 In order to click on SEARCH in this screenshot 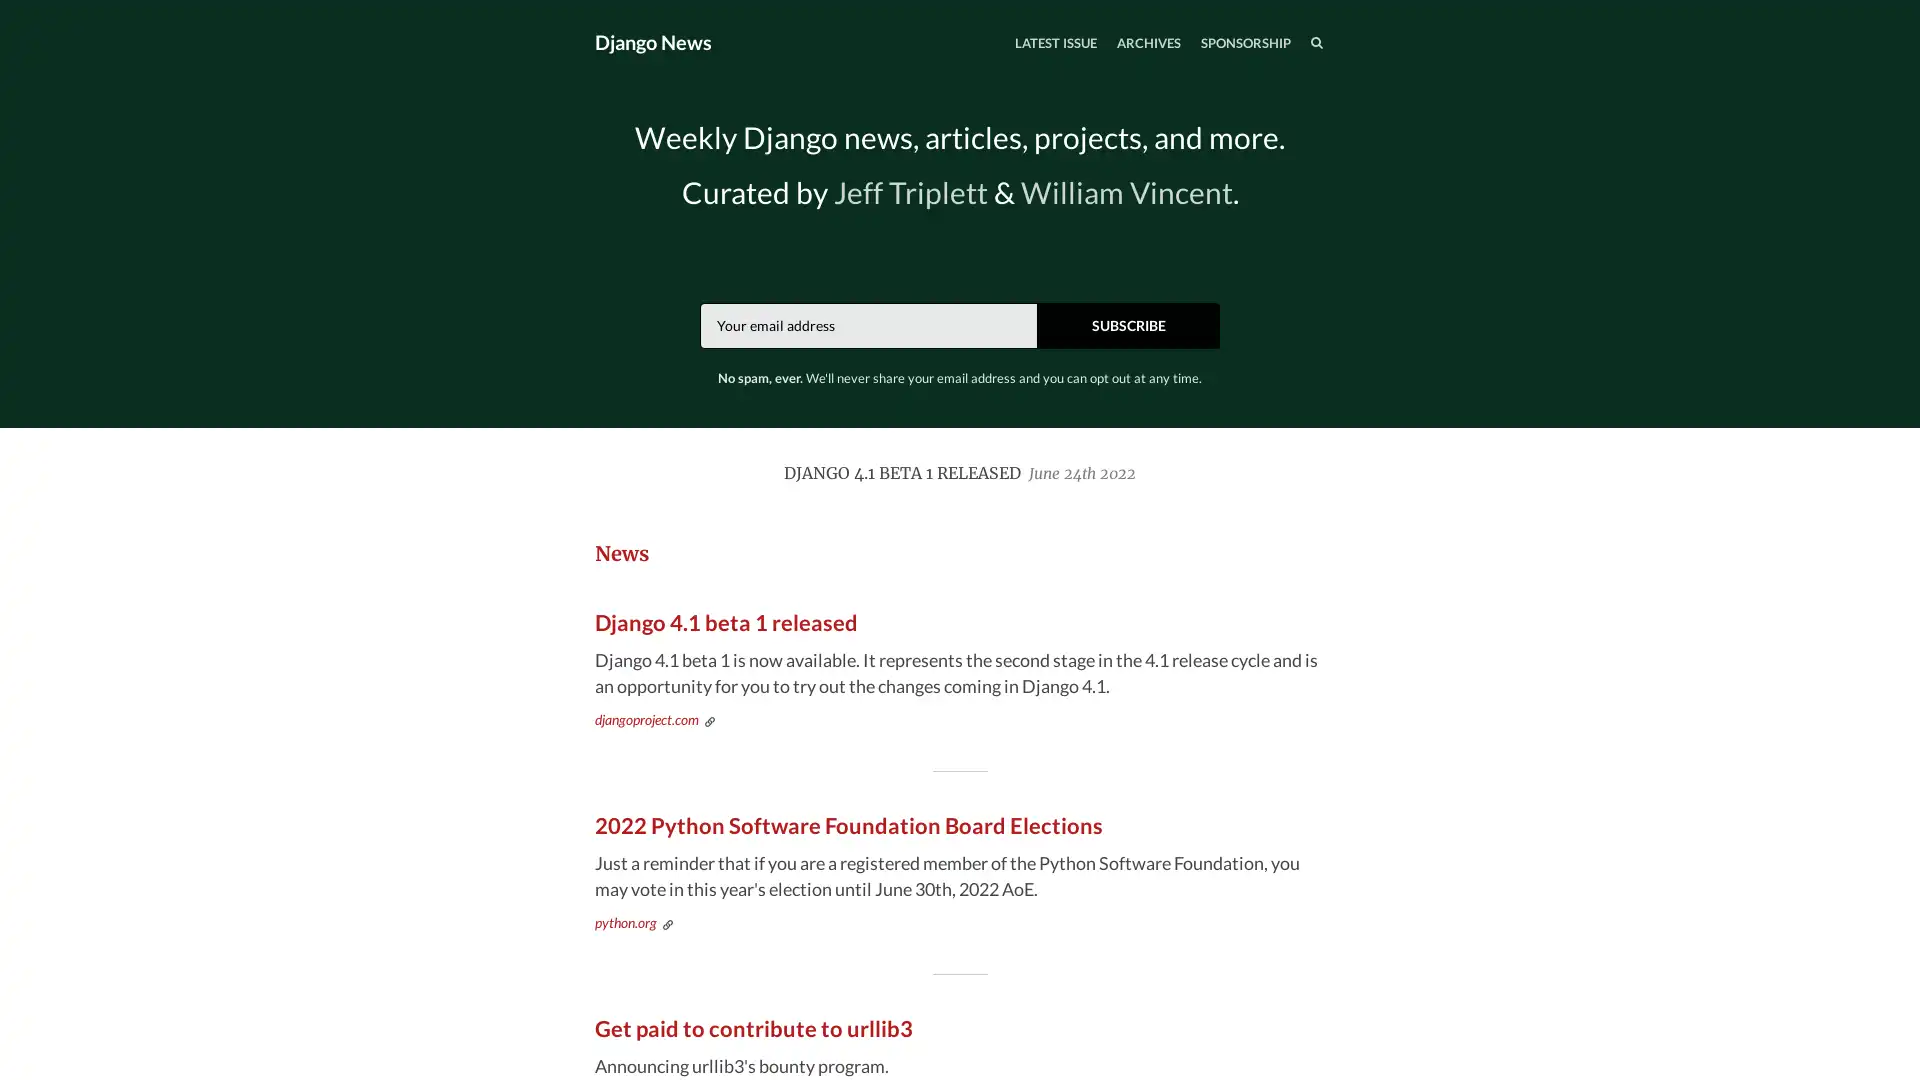, I will do `click(1274, 42)`.